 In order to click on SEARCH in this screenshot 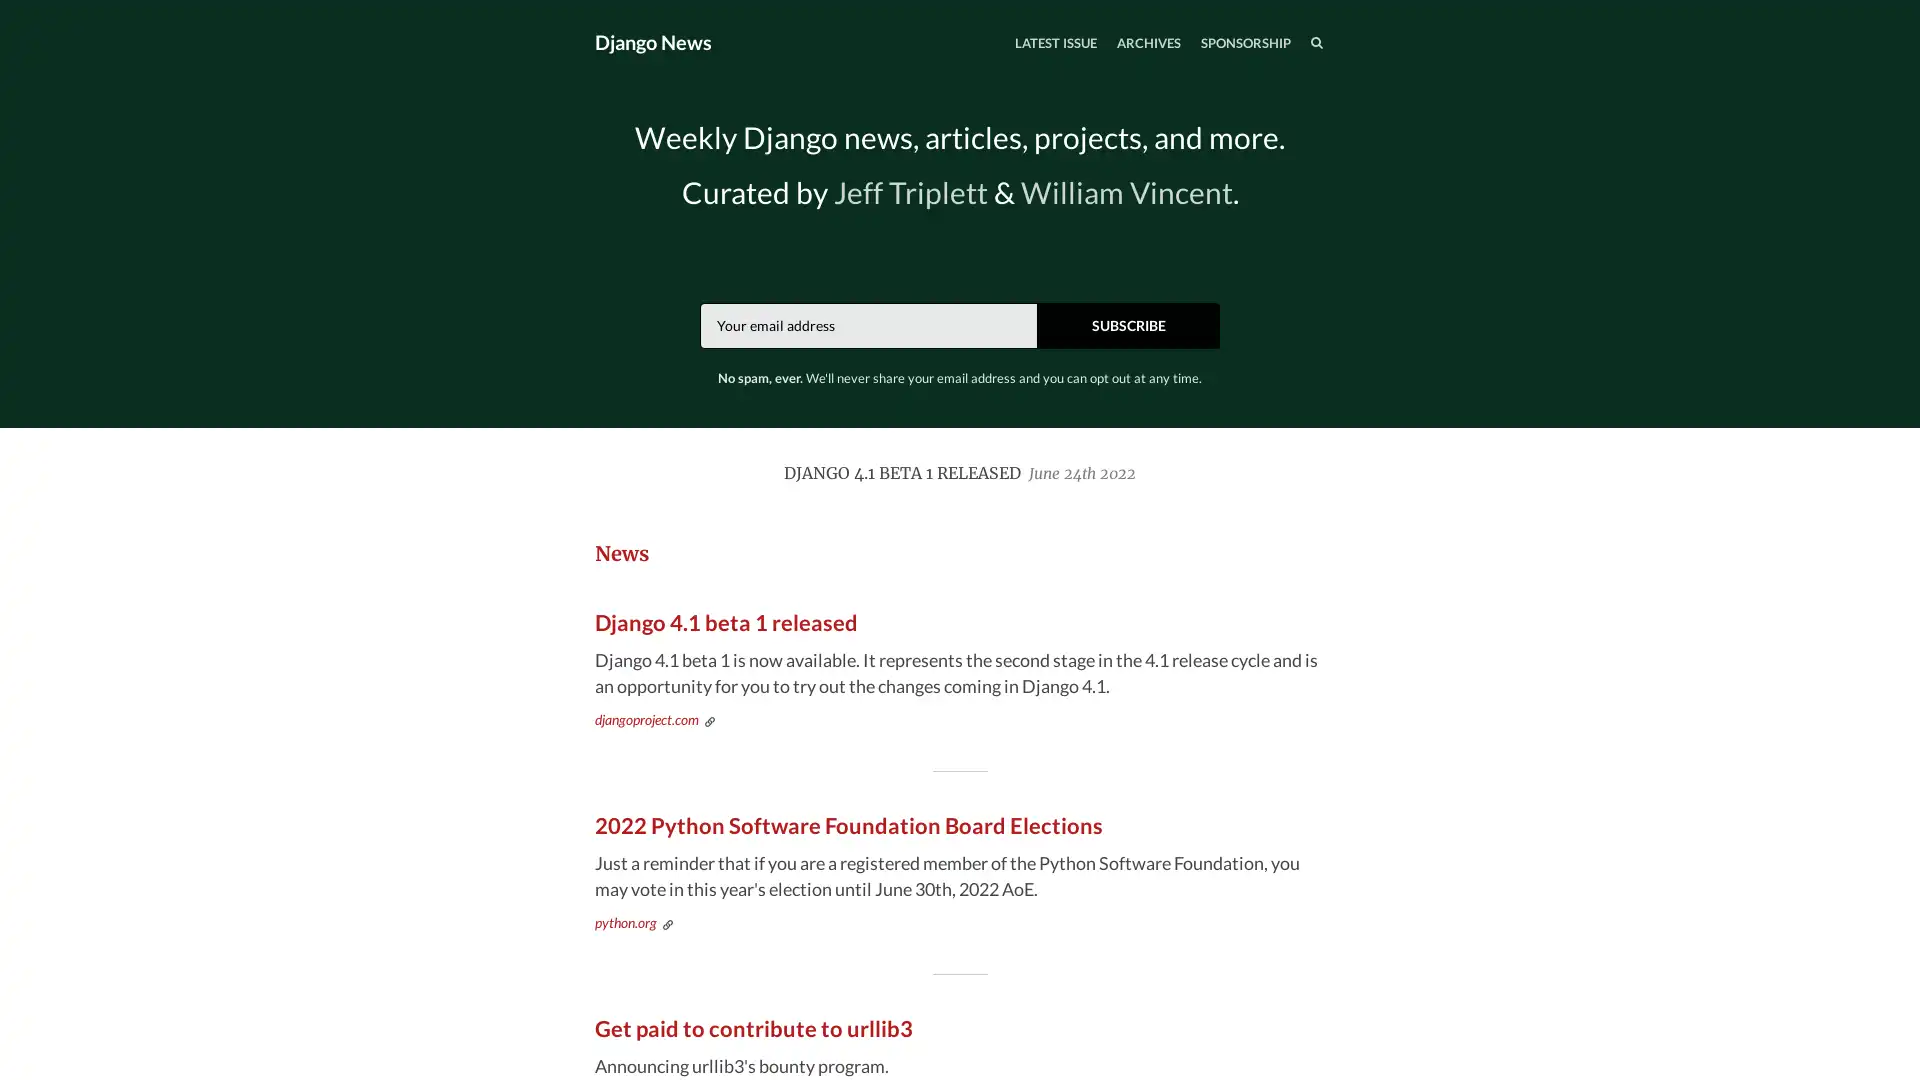, I will do `click(1274, 42)`.